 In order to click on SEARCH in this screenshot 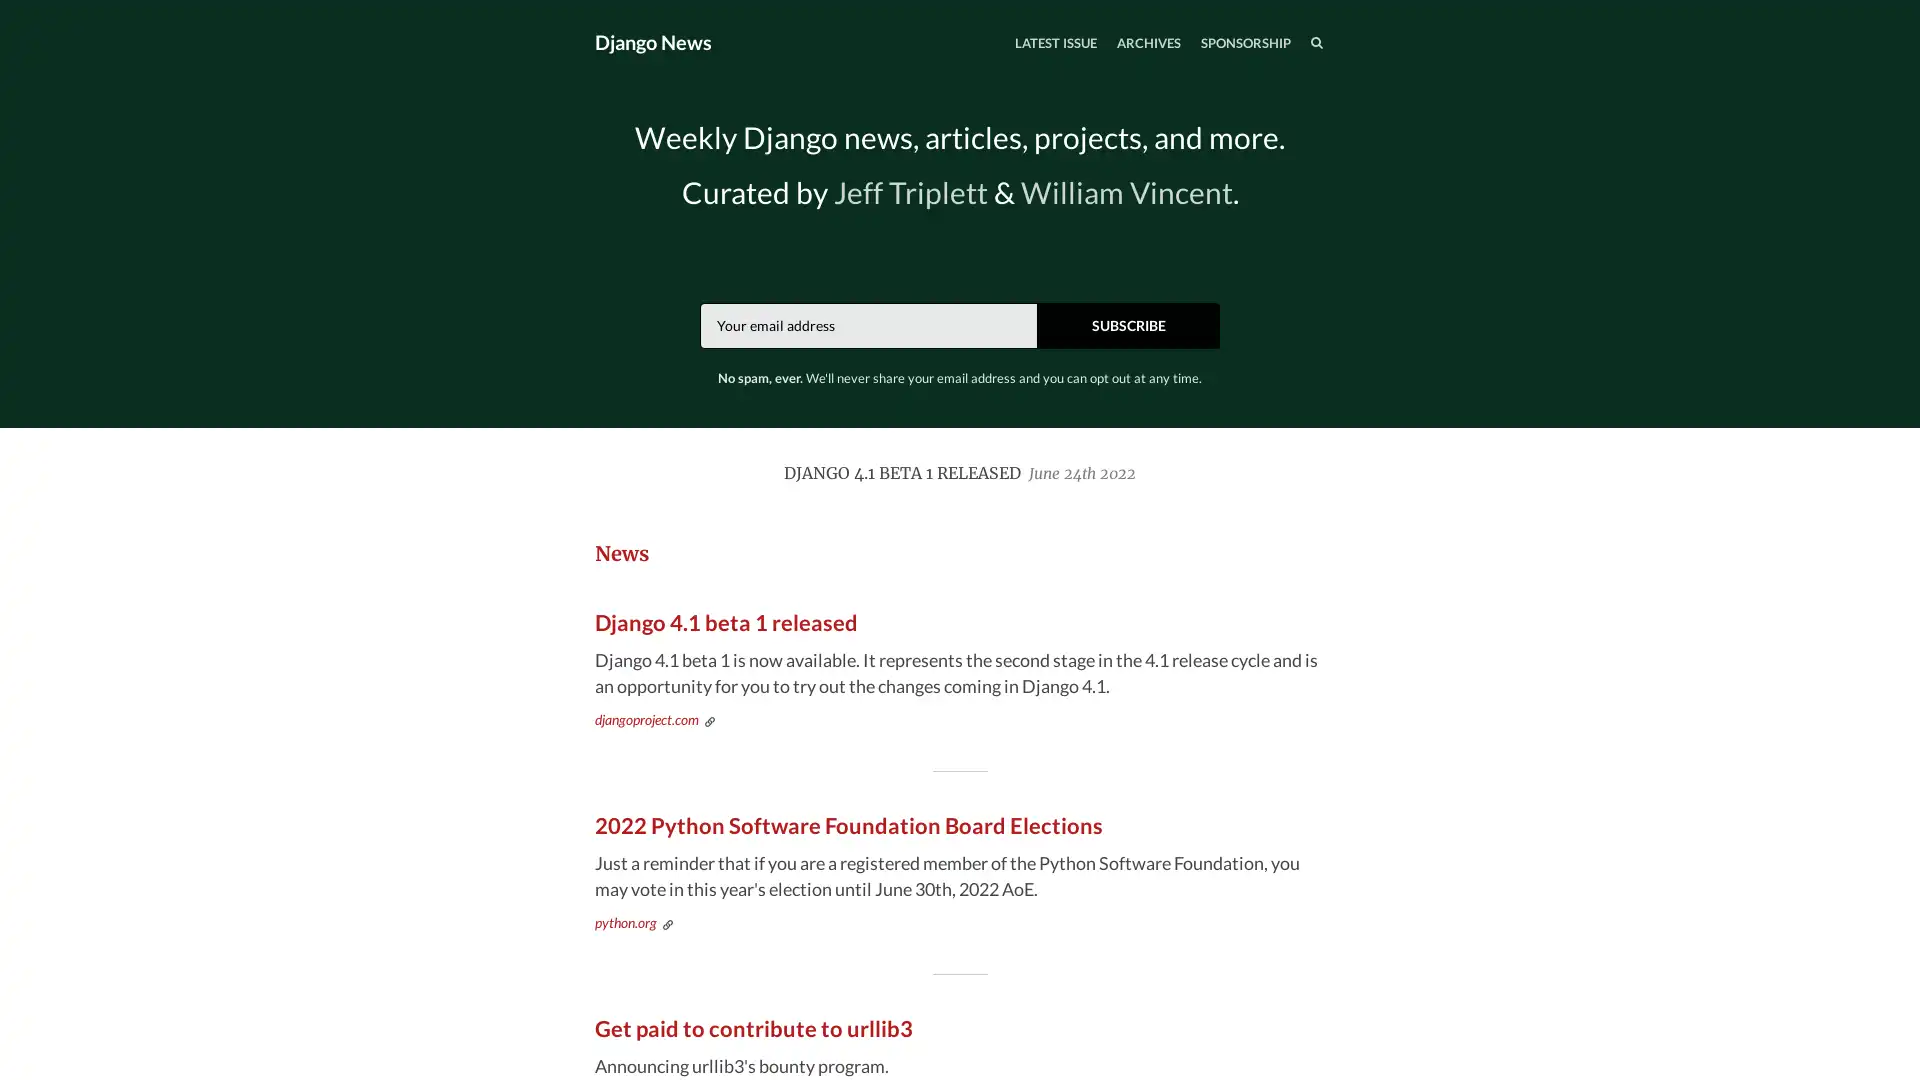, I will do `click(1274, 42)`.